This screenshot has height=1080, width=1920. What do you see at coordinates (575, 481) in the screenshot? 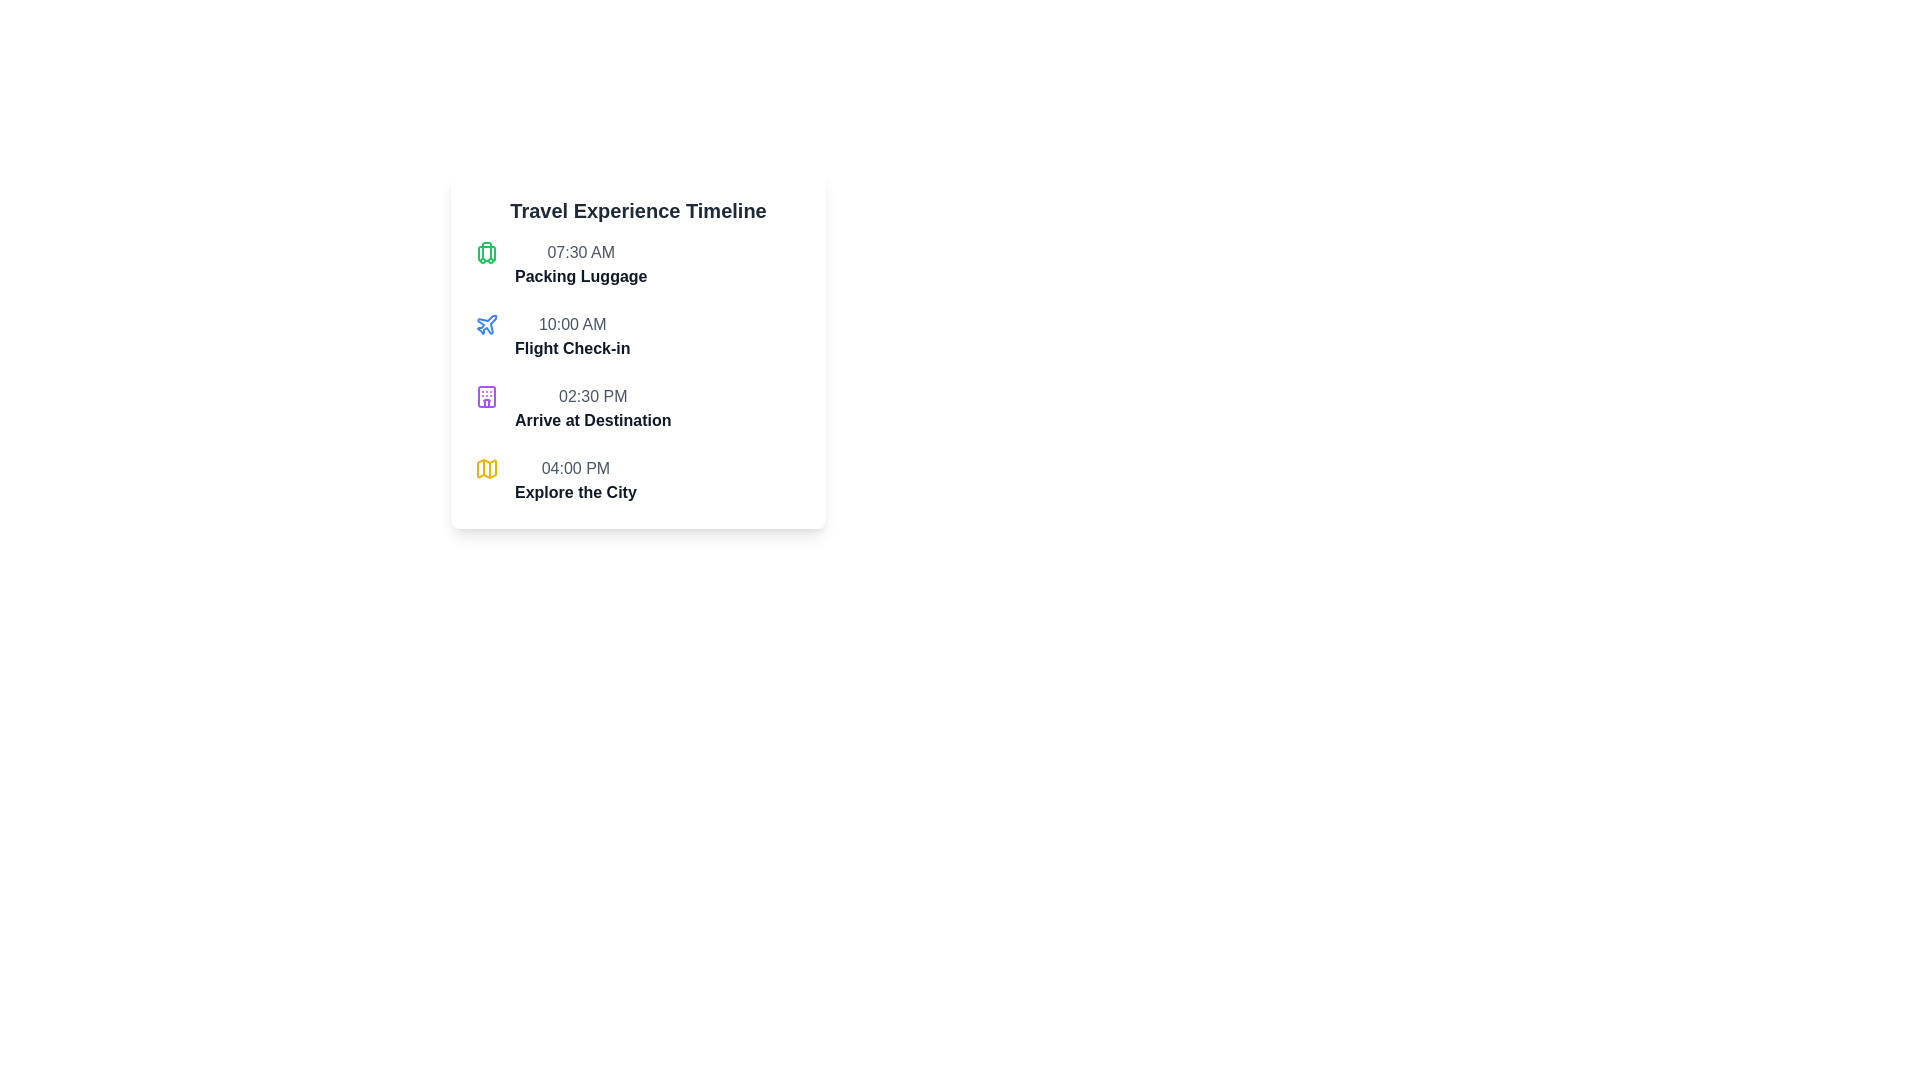
I see `the textual display component that shows the scheduled time and corresponding activity, located in the fourth entry of a vertical timeline list, positioned beneath '02:30 PM Arrive at Destination'` at bounding box center [575, 481].